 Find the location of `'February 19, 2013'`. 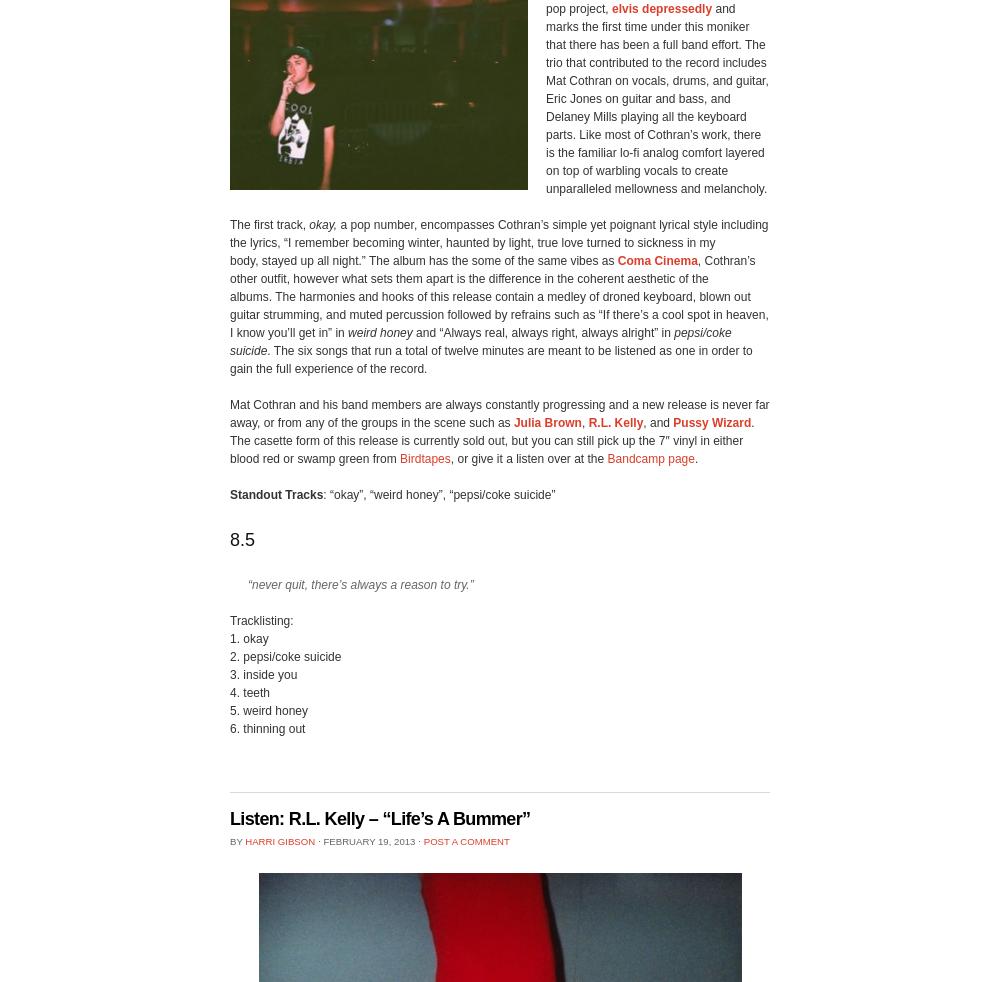

'February 19, 2013' is located at coordinates (368, 840).